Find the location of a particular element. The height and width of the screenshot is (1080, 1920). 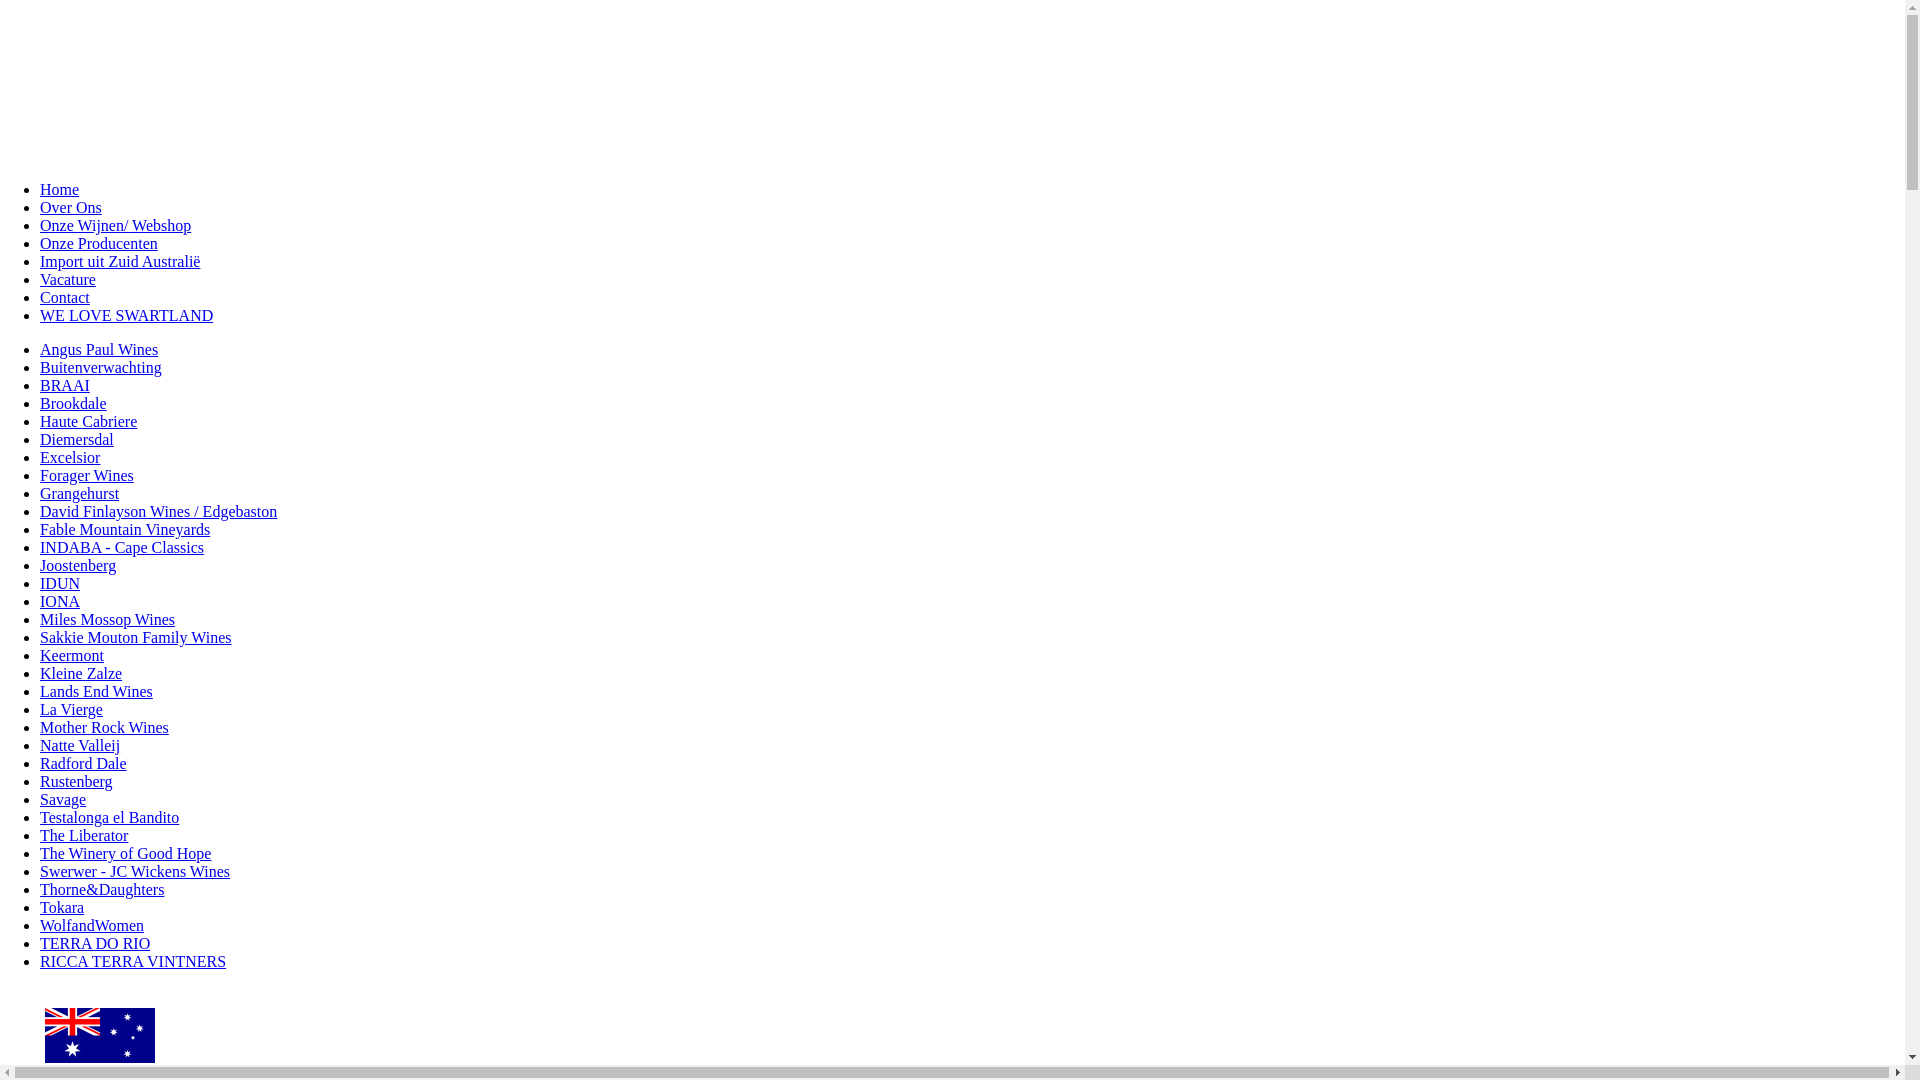

'IDUN' is located at coordinates (59, 583).